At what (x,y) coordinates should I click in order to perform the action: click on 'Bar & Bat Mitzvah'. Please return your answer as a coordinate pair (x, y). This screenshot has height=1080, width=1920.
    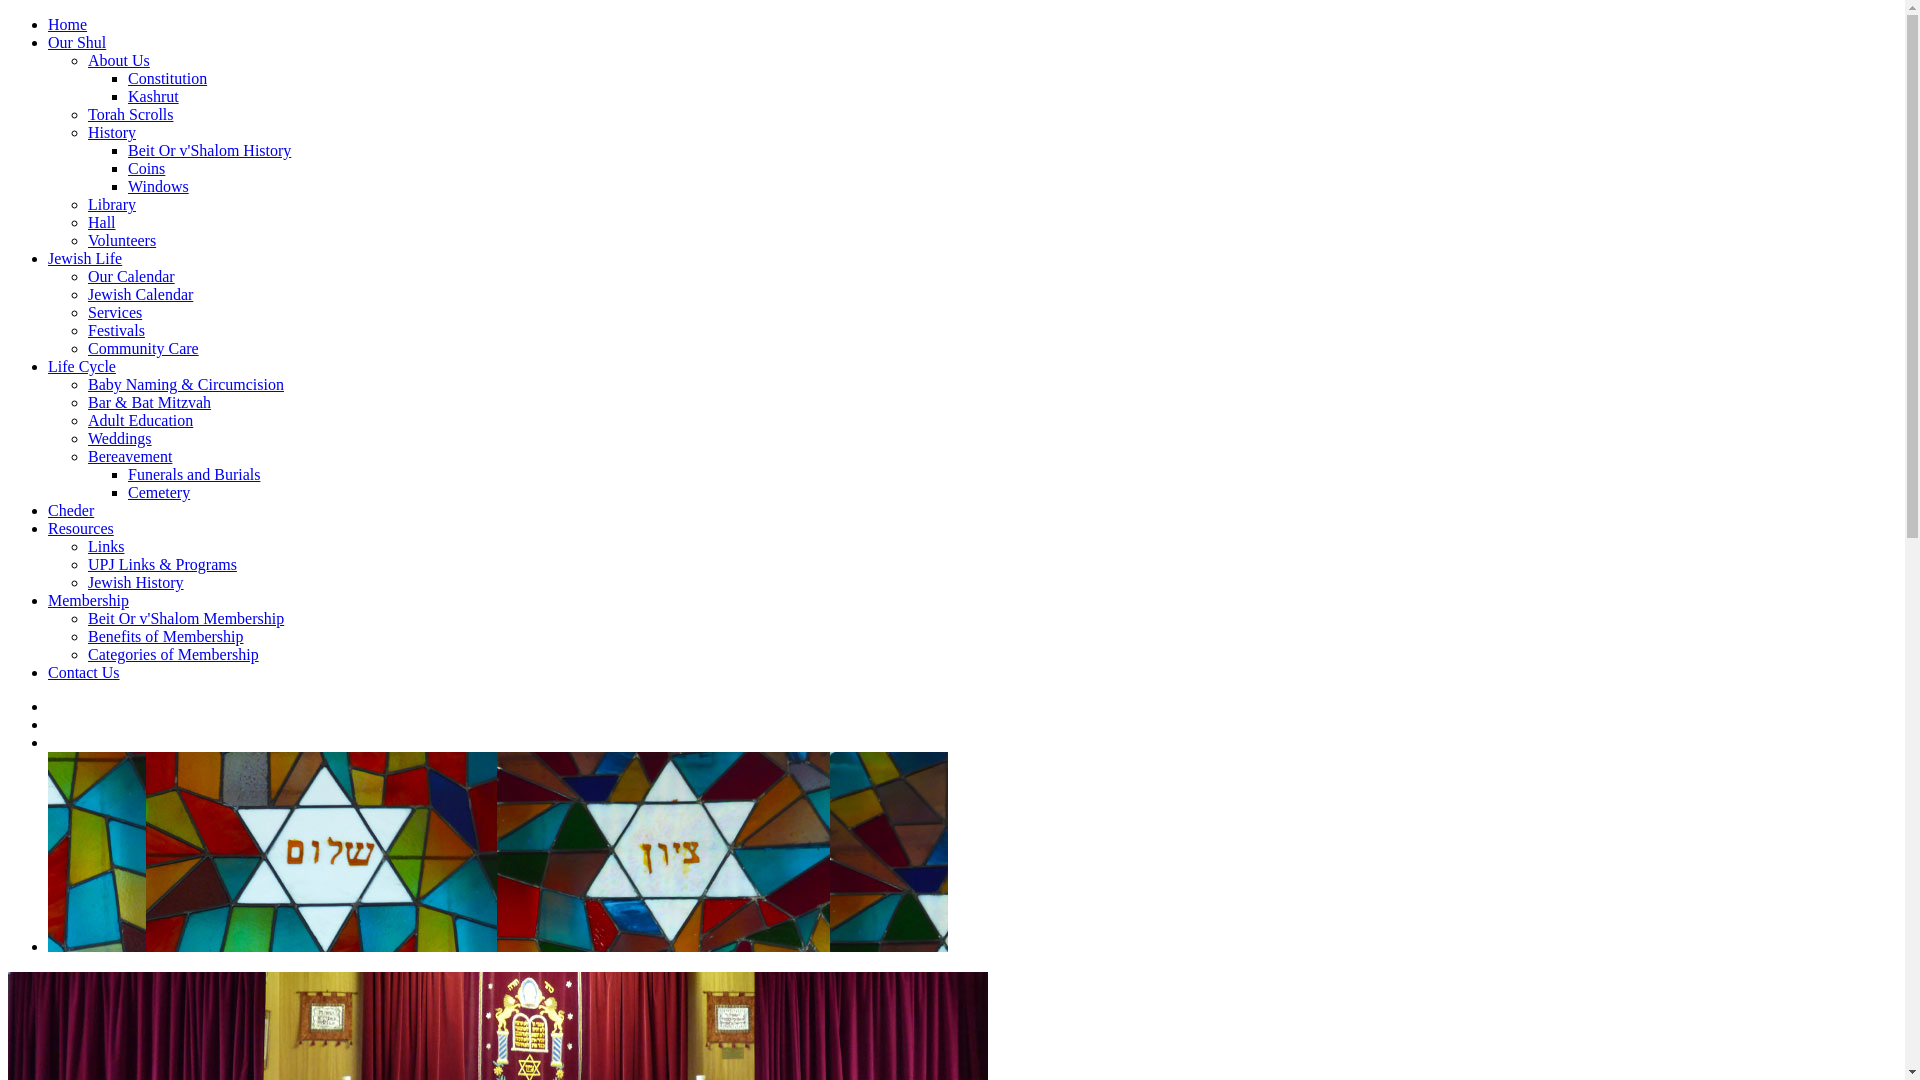
    Looking at the image, I should click on (148, 402).